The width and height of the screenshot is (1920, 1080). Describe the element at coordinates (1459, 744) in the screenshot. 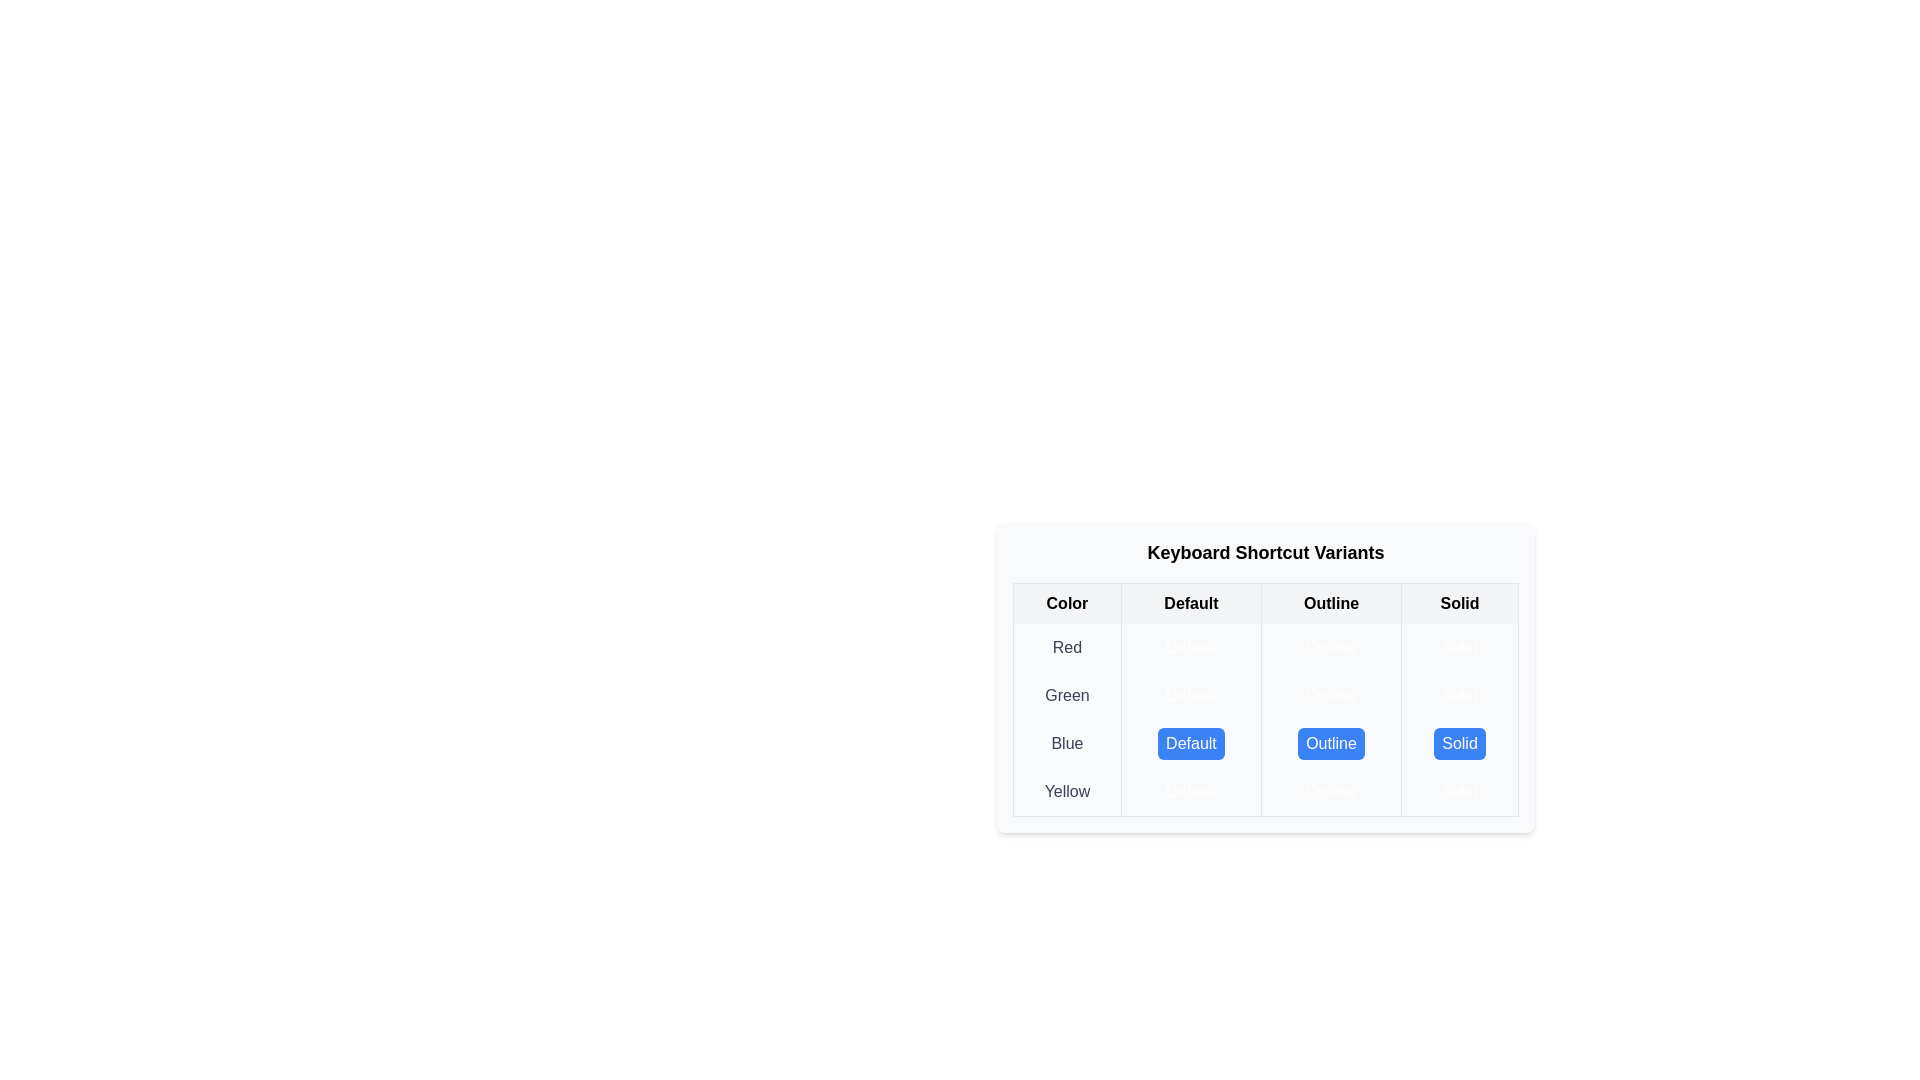

I see `the rectangular button labeled 'Solid' with a blue background and white text` at that location.